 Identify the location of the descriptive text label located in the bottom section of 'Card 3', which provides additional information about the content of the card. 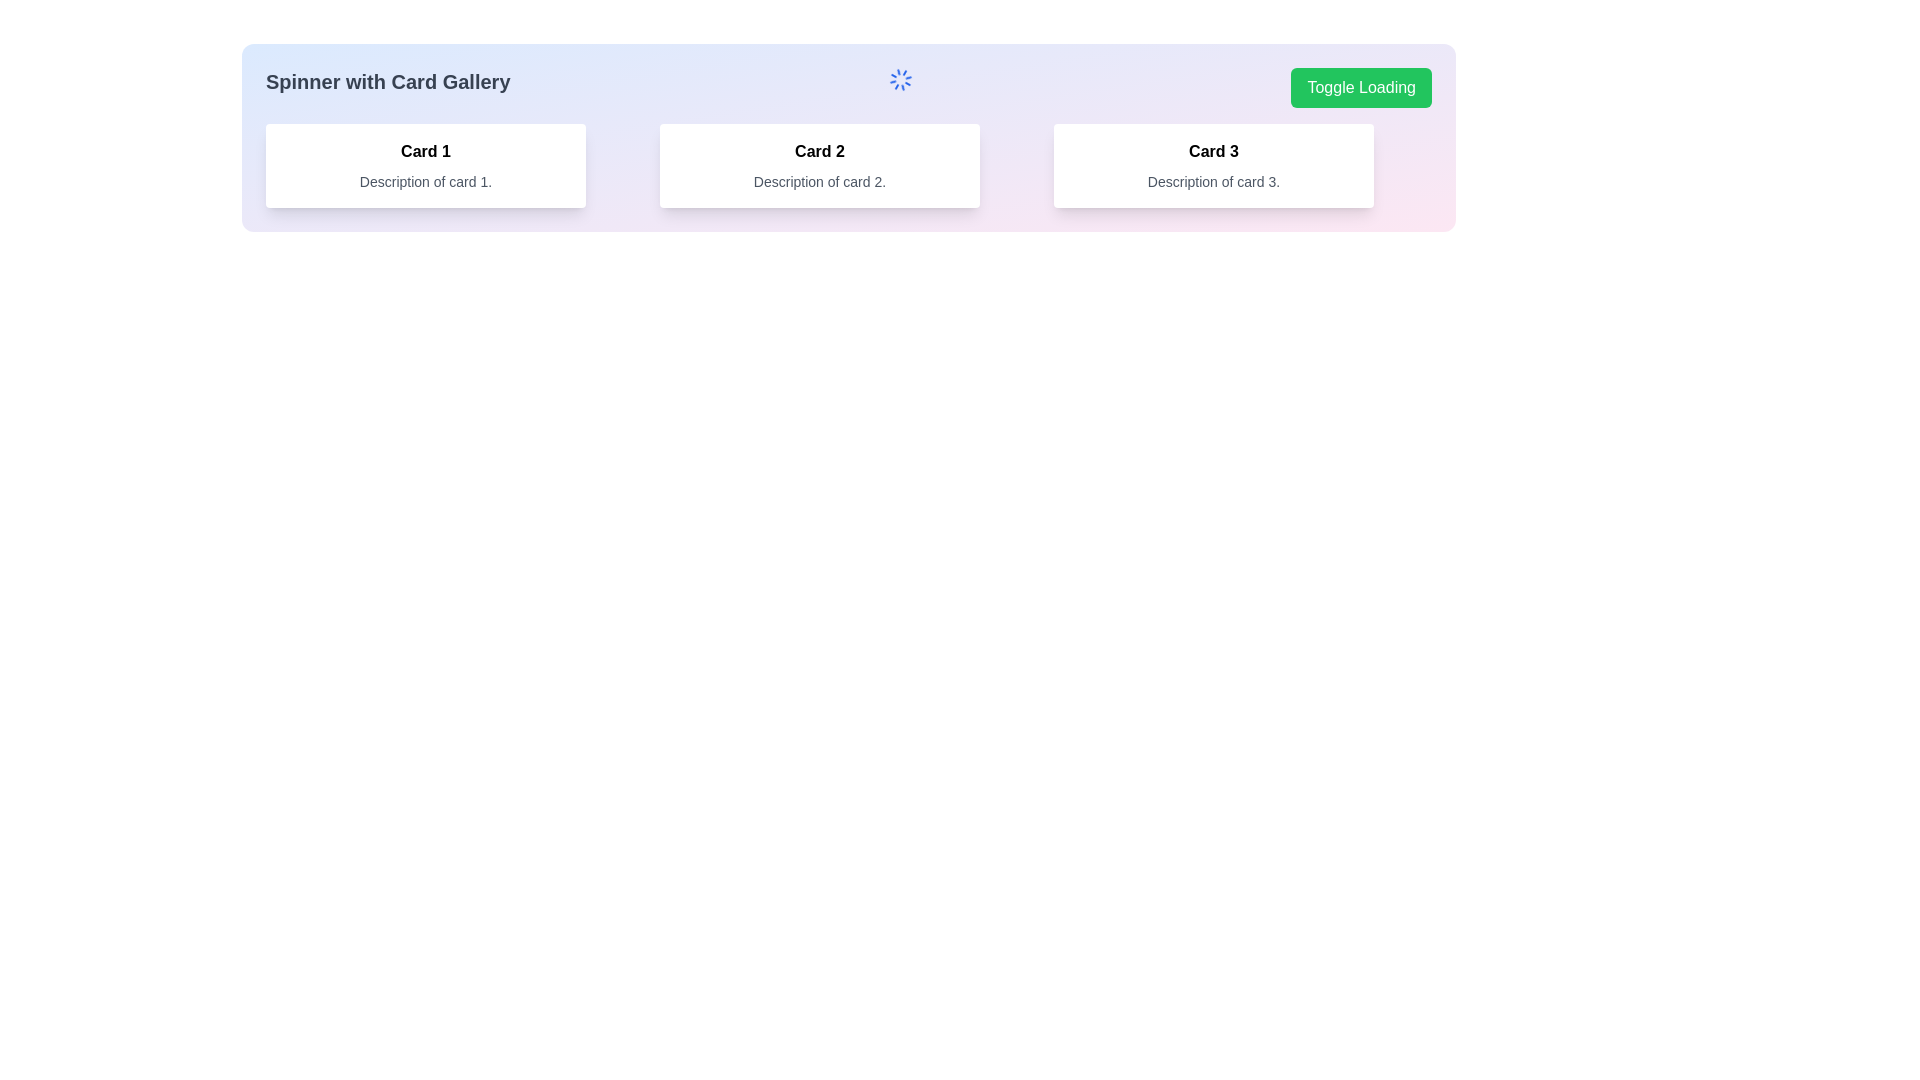
(1213, 181).